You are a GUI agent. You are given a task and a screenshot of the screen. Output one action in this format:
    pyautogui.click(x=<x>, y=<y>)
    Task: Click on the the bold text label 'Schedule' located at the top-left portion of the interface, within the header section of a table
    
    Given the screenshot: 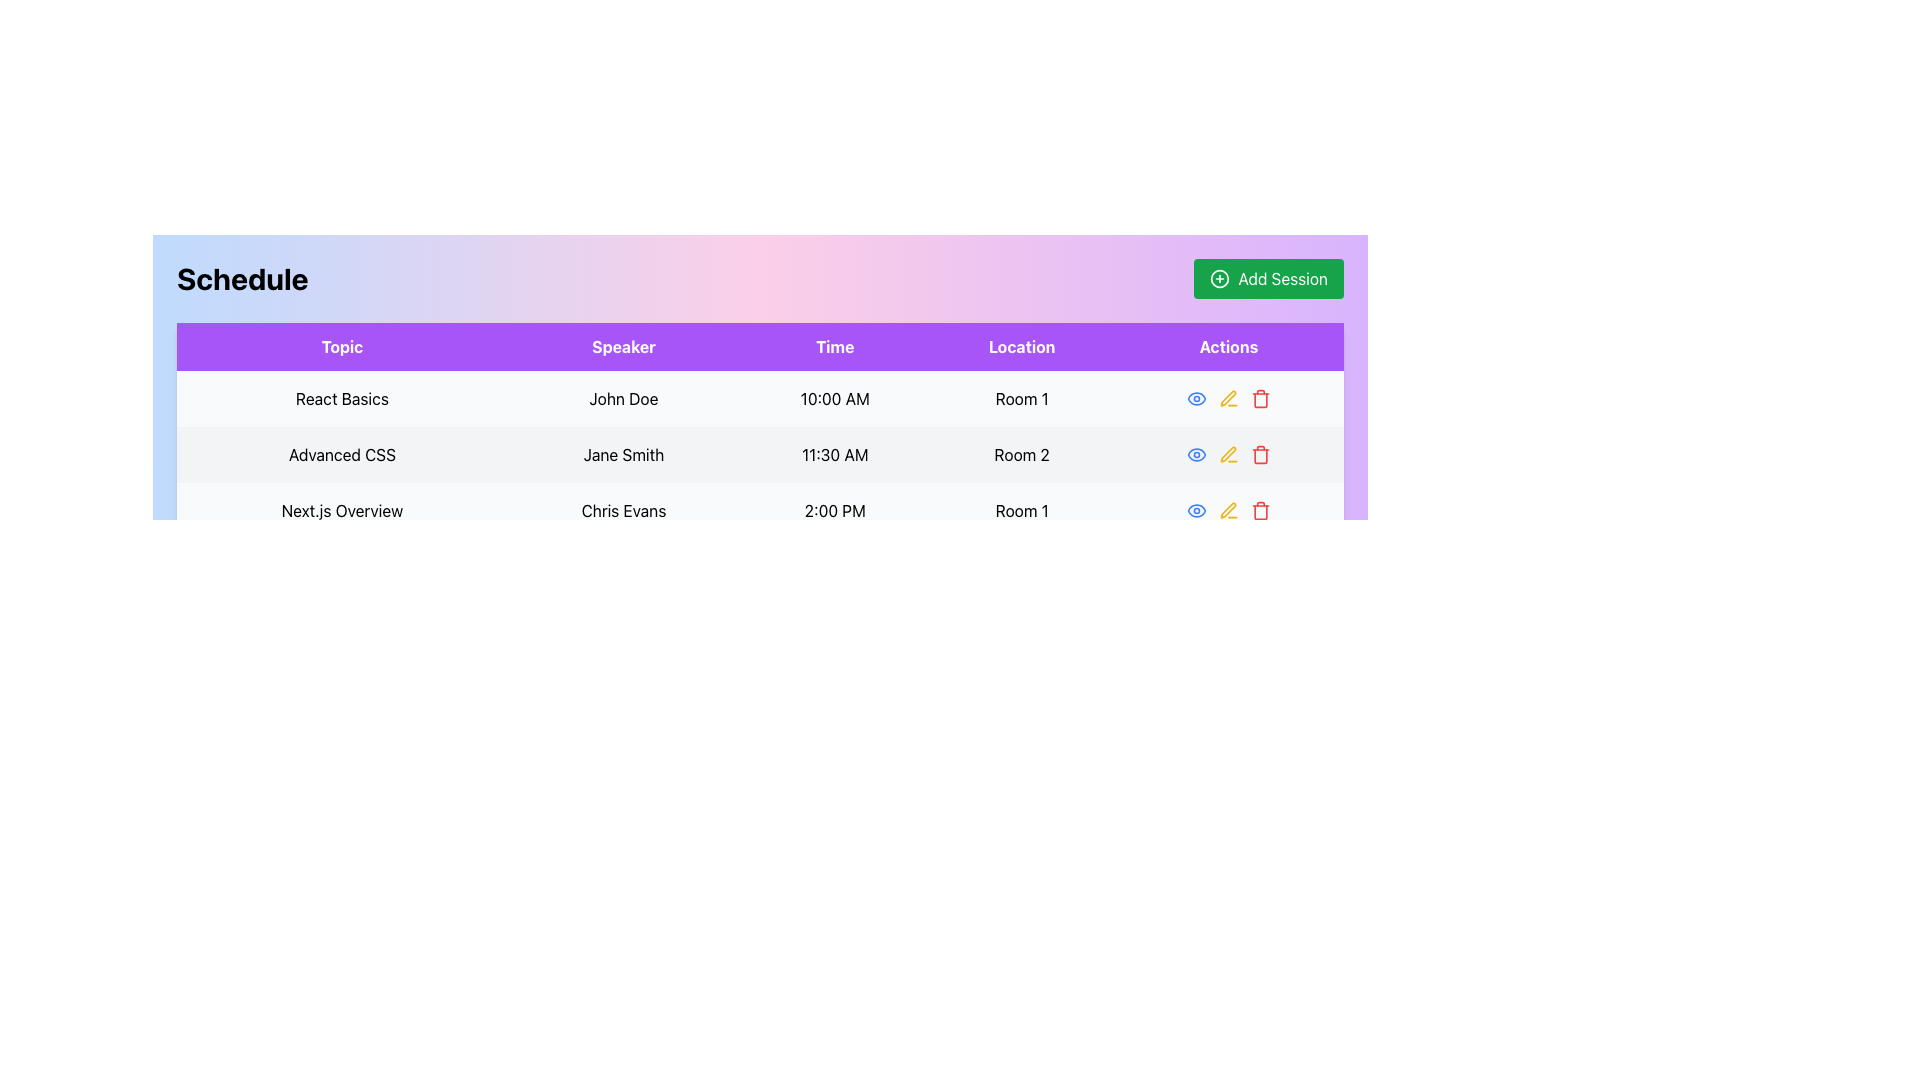 What is the action you would take?
    pyautogui.click(x=241, y=278)
    